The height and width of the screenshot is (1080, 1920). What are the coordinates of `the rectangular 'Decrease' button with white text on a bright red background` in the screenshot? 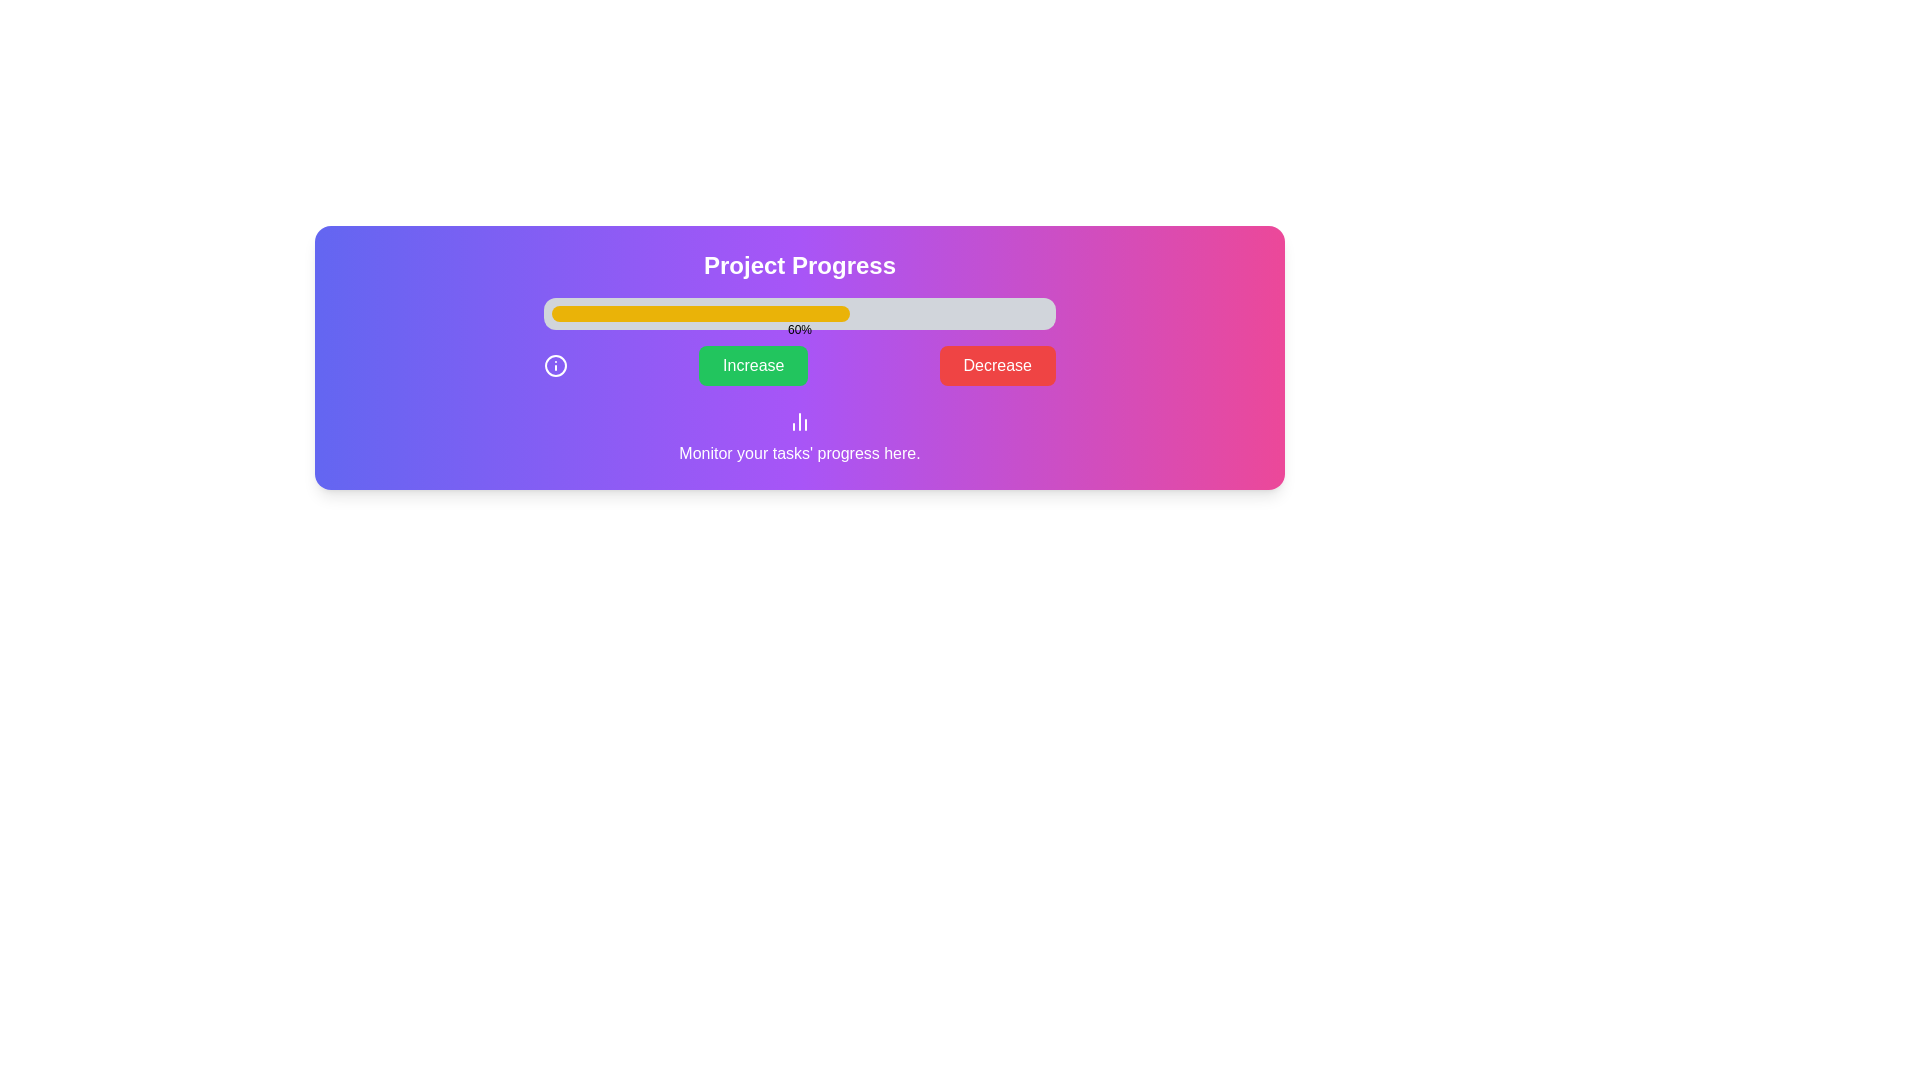 It's located at (997, 366).